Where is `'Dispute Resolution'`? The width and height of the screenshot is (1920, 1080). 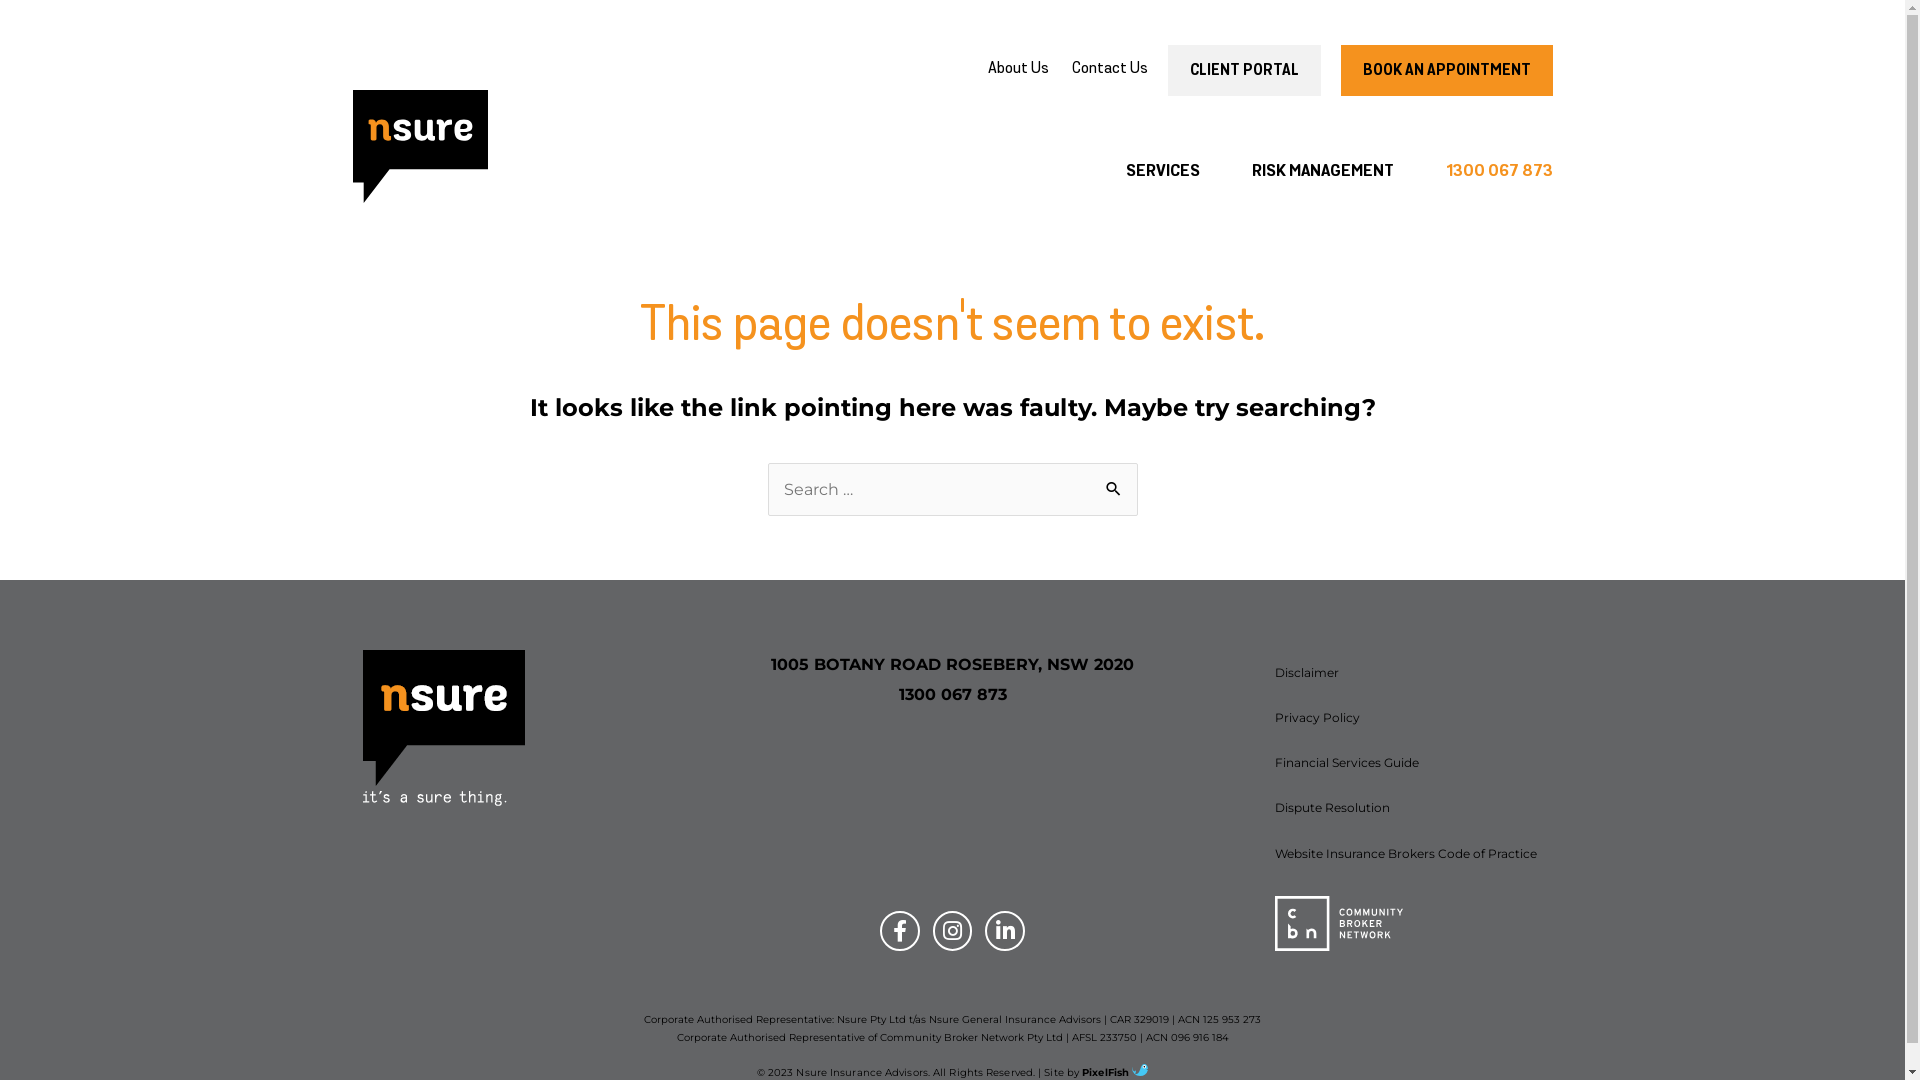
'Dispute Resolution' is located at coordinates (1406, 806).